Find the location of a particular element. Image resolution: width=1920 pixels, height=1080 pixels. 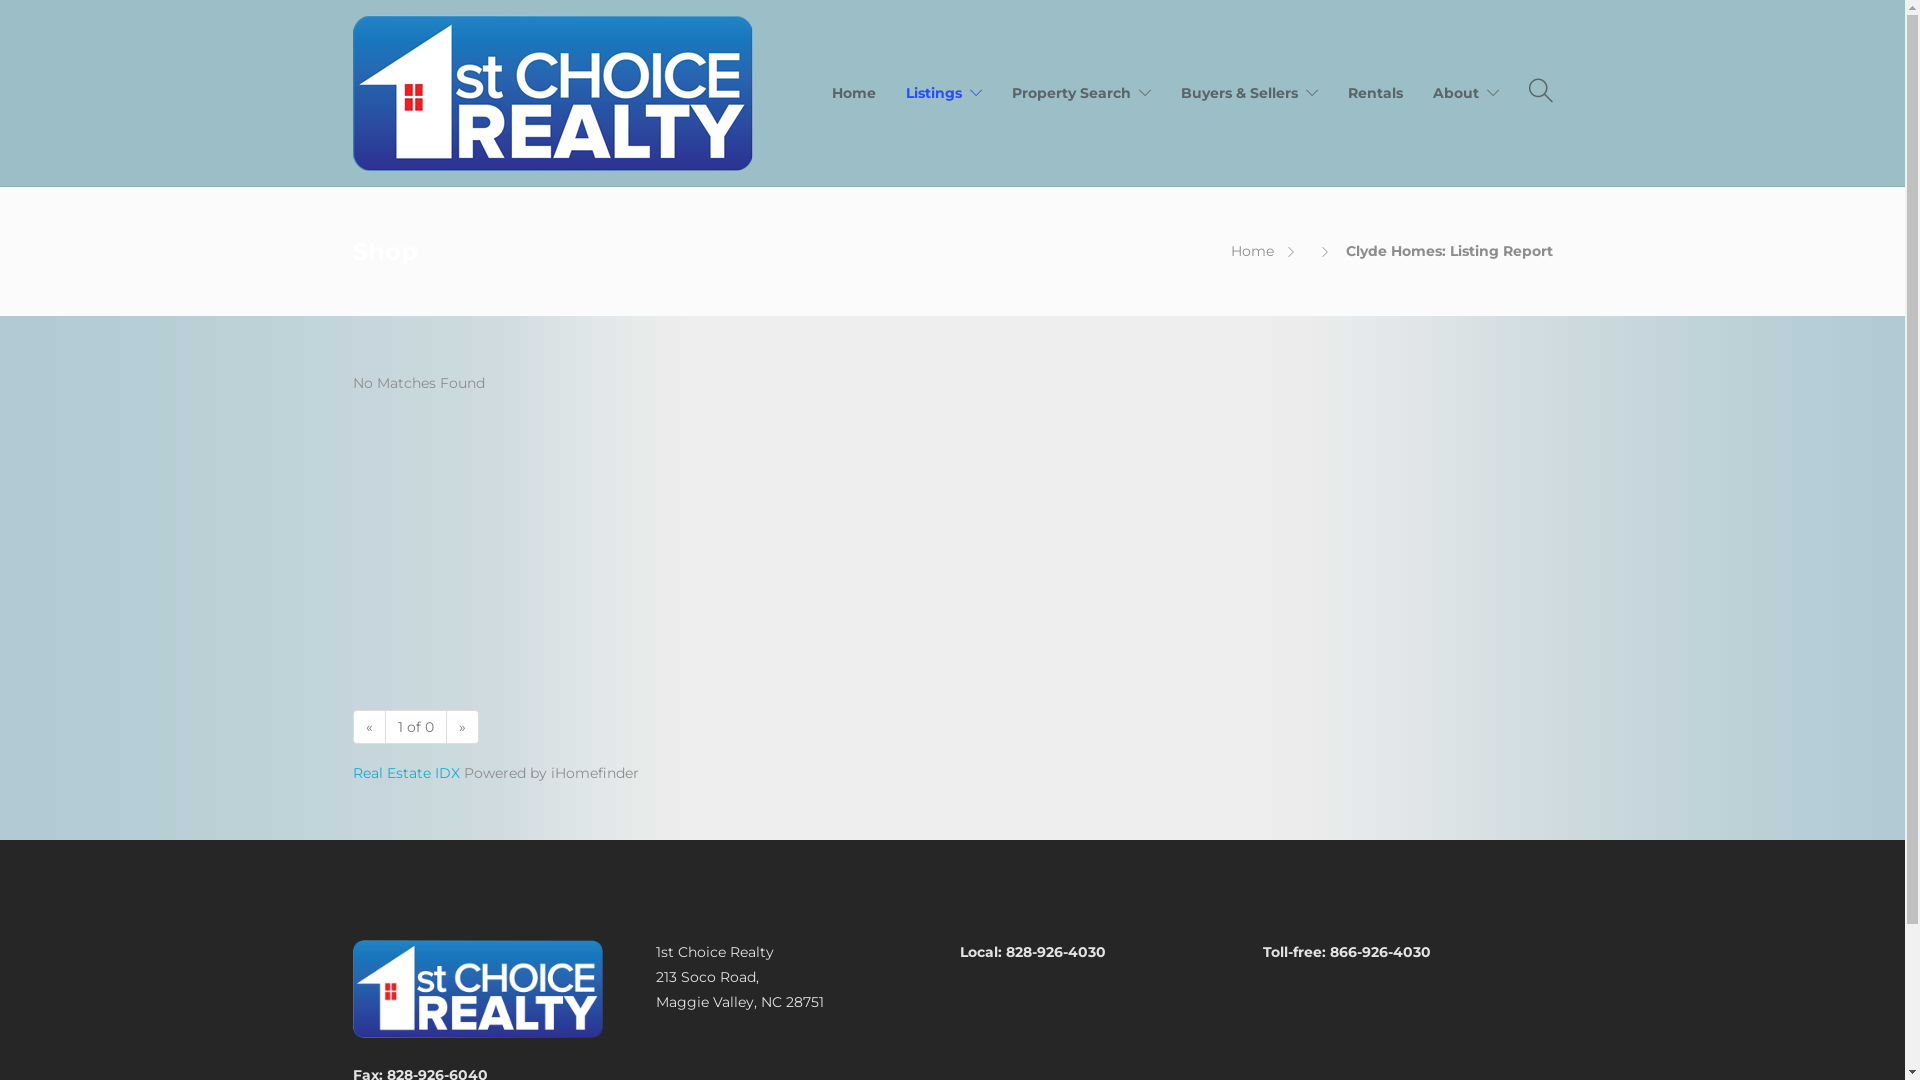

'Rentals' is located at coordinates (1348, 92).